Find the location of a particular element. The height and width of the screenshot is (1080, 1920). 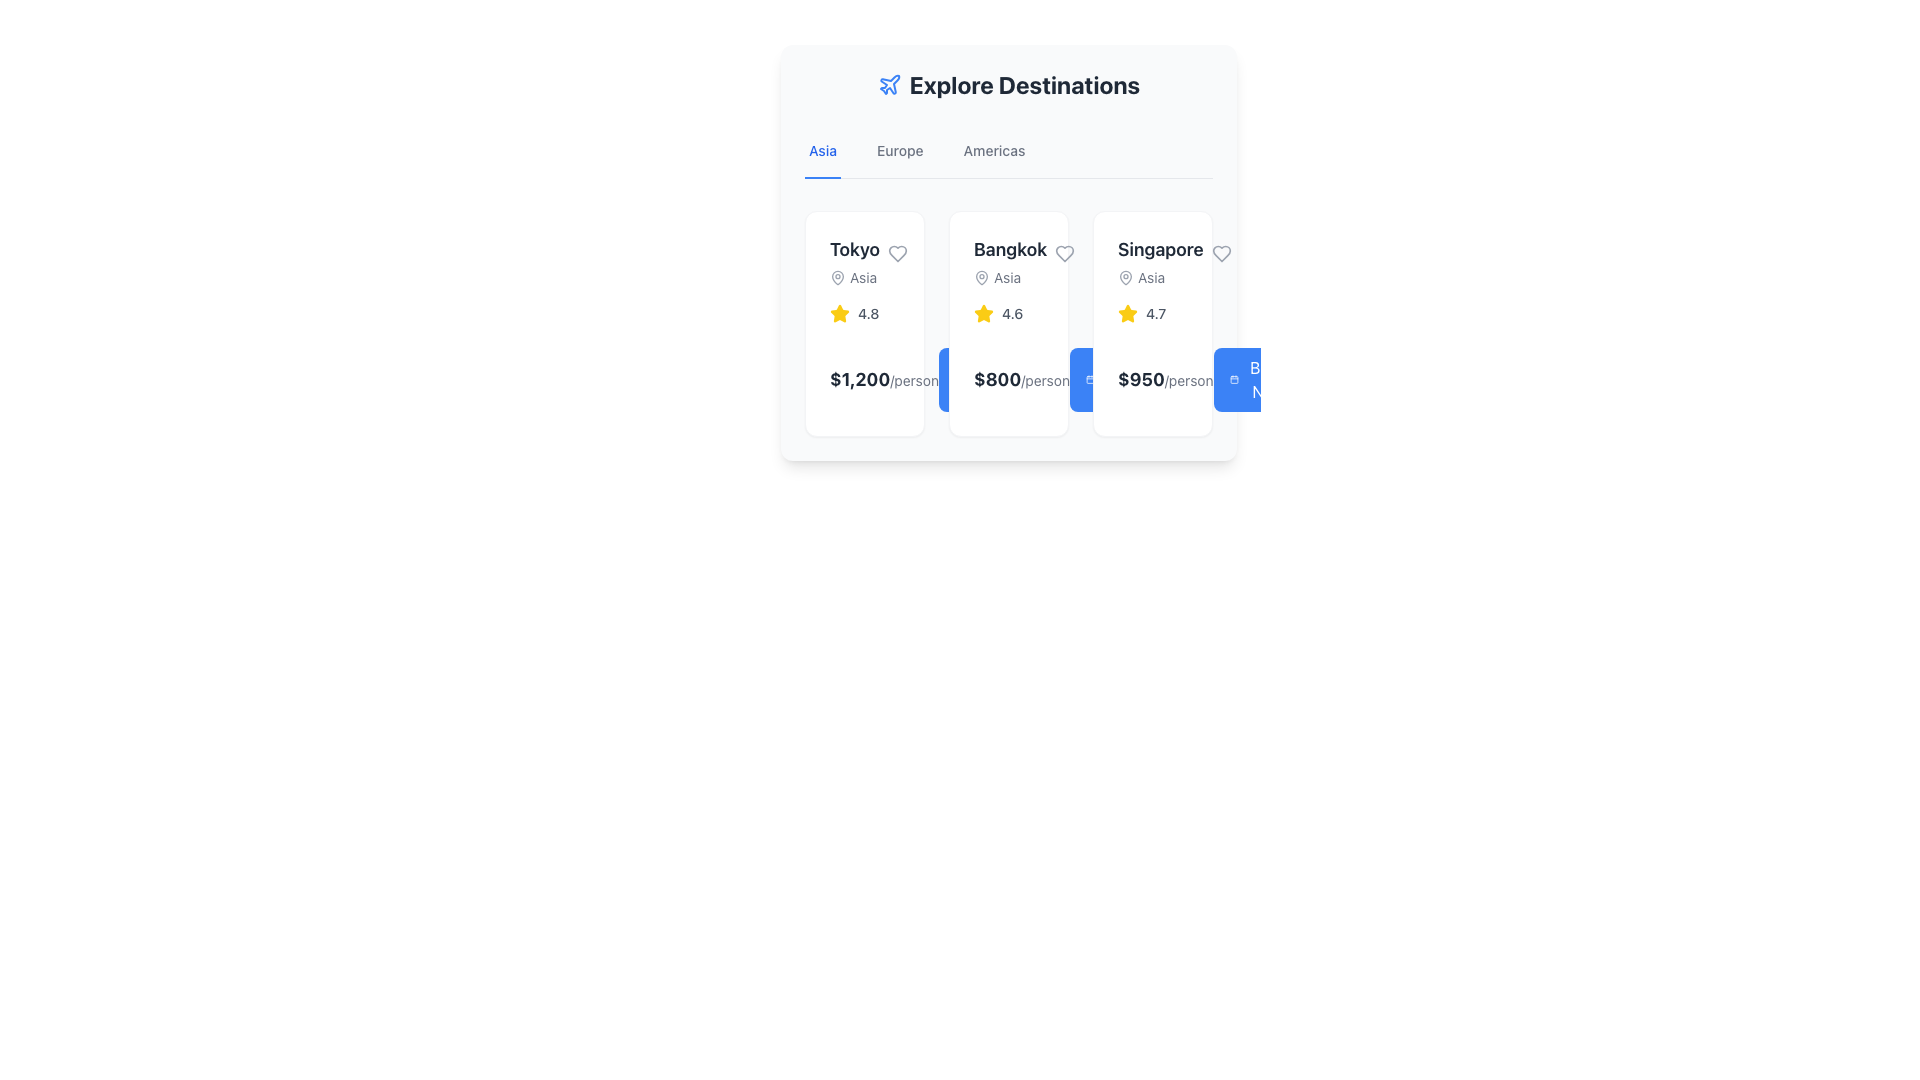

the yellow star-shaped icon that indicates a rating of 4.6, positioned to the left of the numeric rating in the 'Bangkok' card is located at coordinates (983, 313).